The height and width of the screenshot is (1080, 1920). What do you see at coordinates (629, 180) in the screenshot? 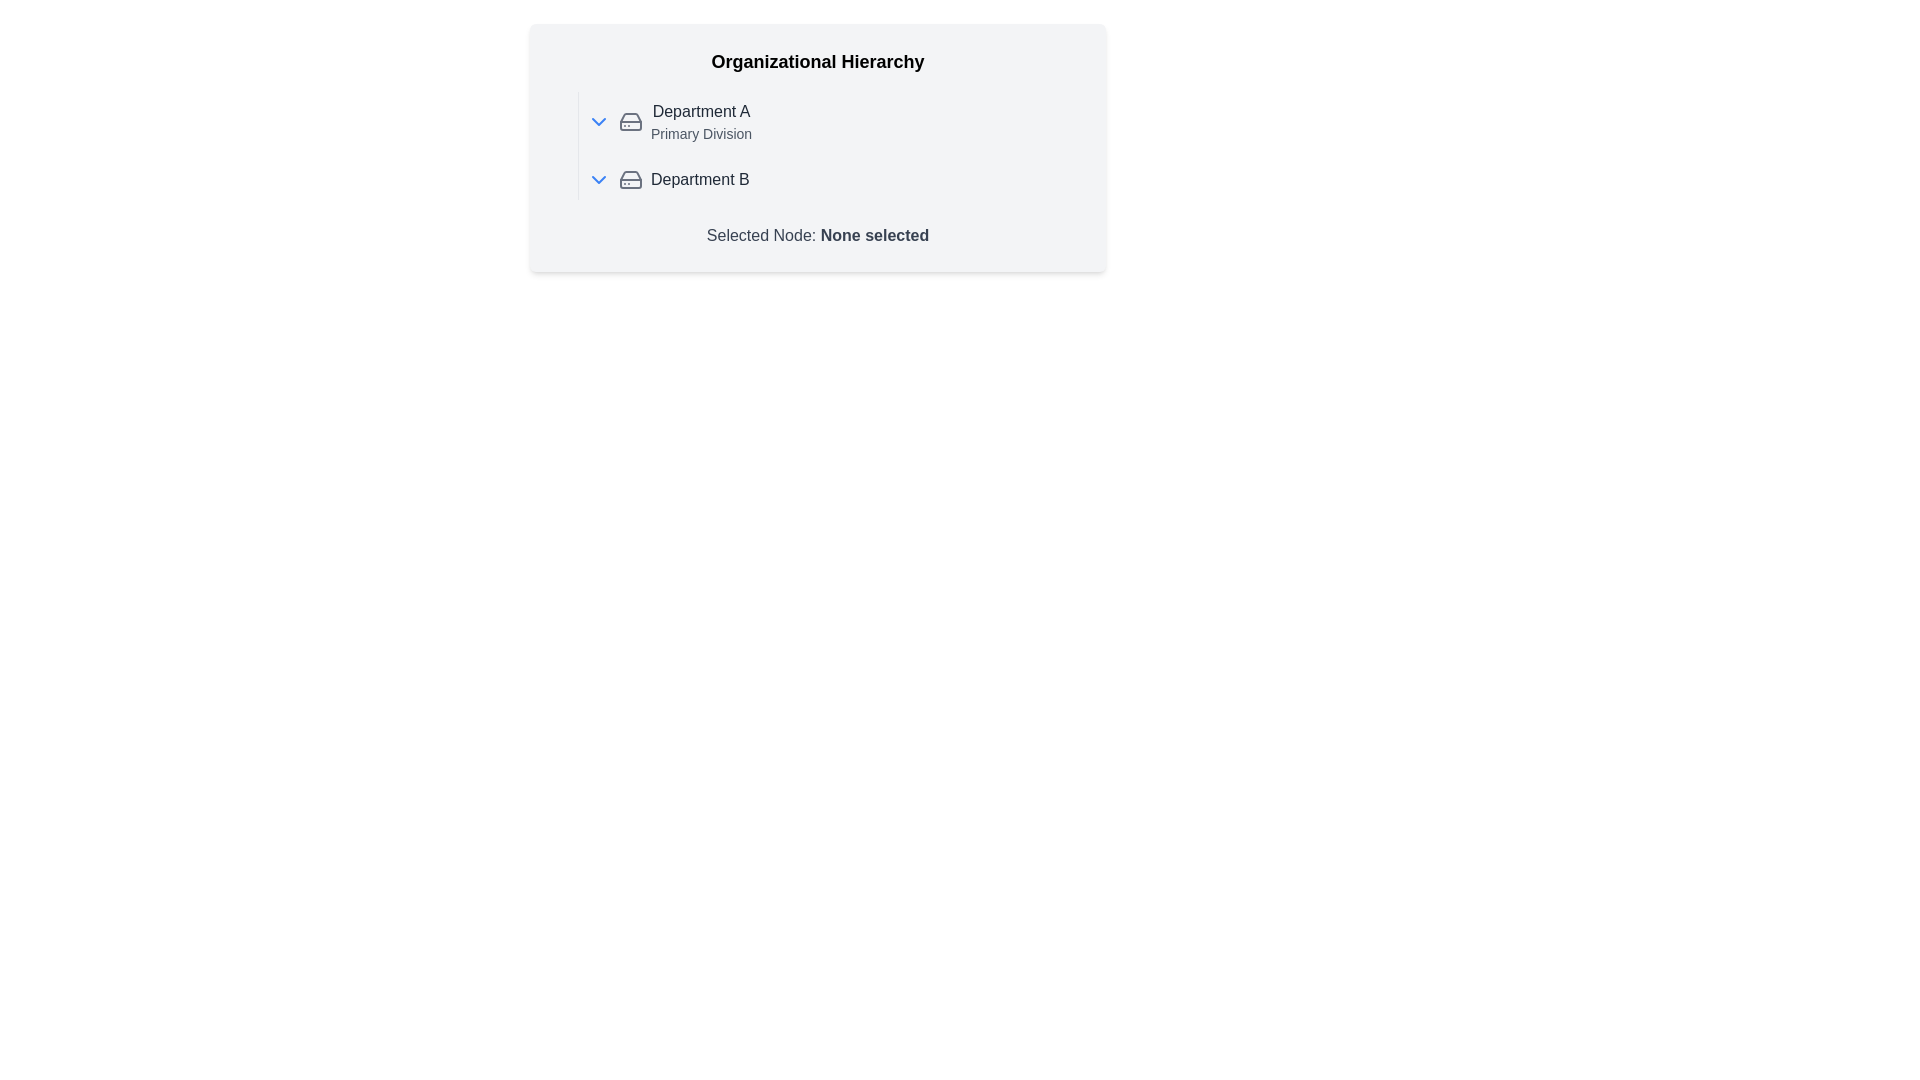
I see `the small gray hard drive icon located to the left of the text 'Department B' in the hierarchical menu` at bounding box center [629, 180].